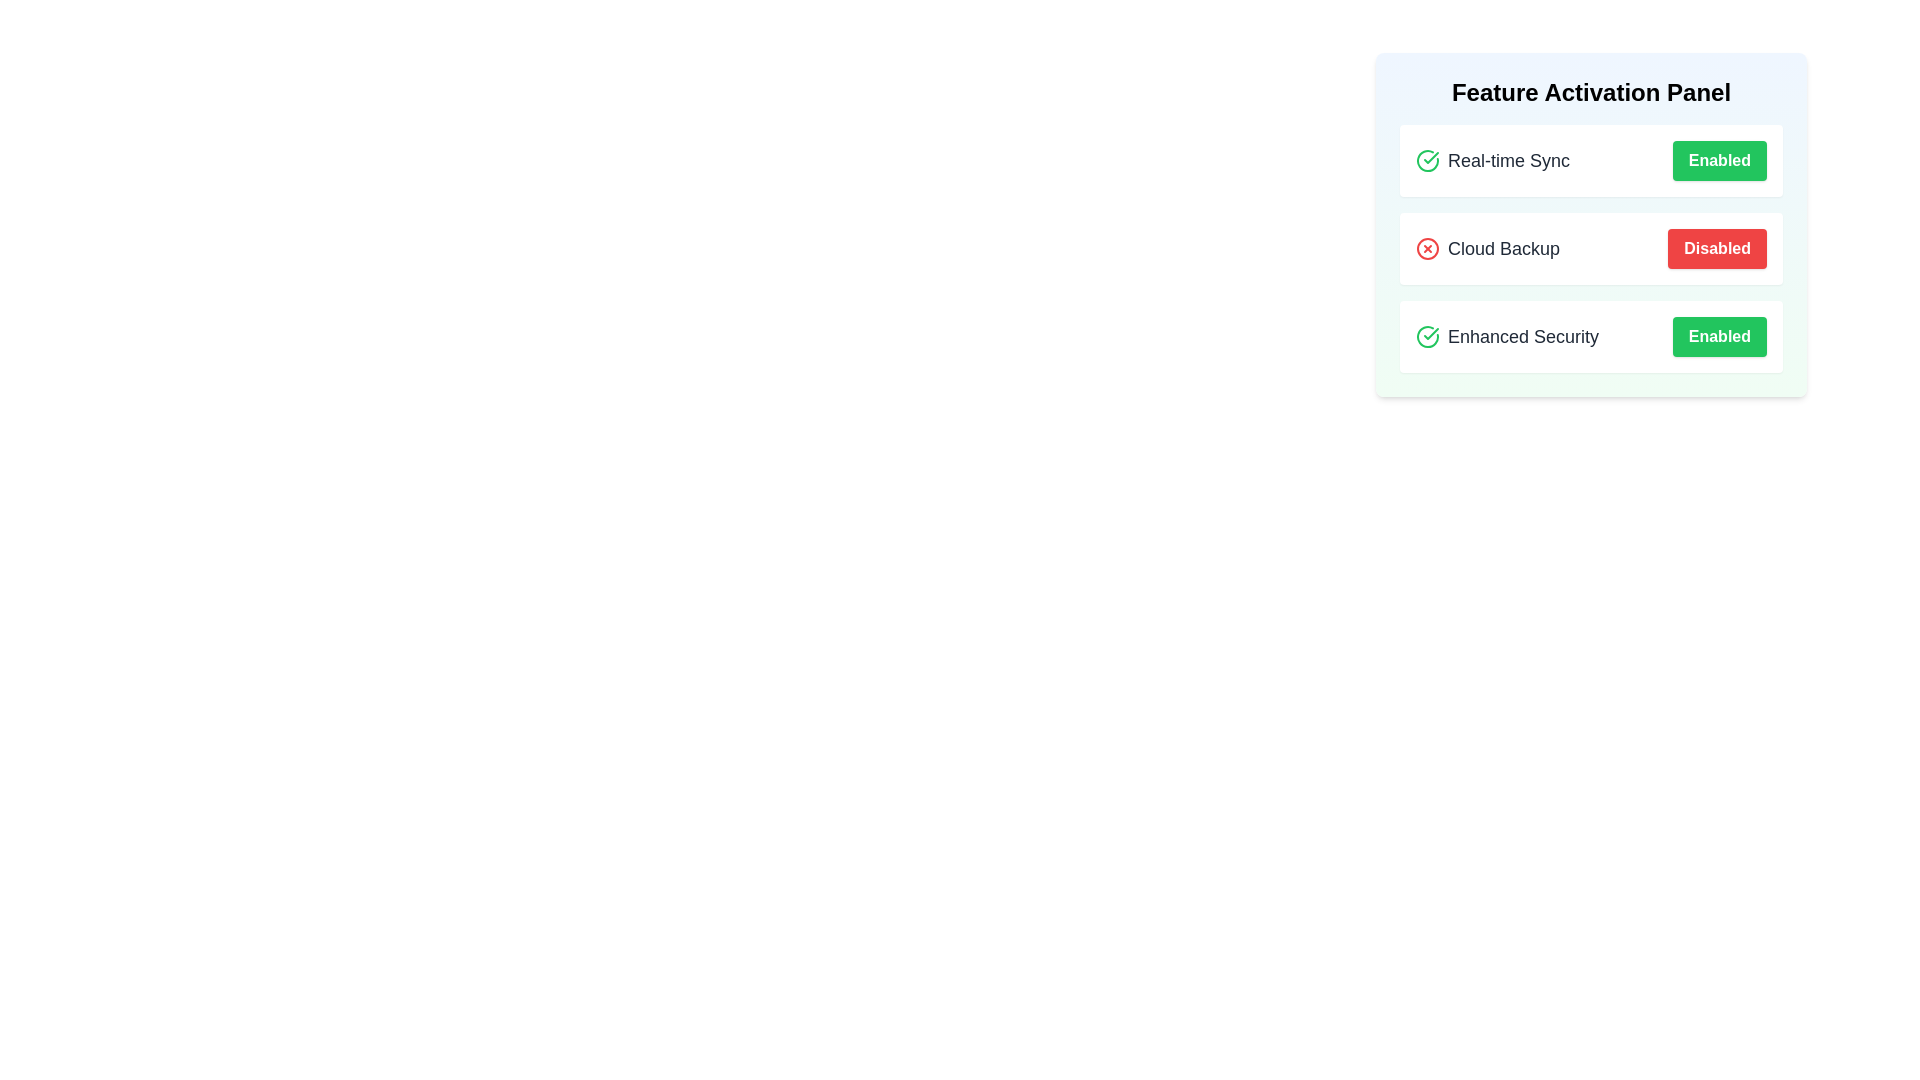 The width and height of the screenshot is (1920, 1080). I want to click on the 'Enhanced Security' button to toggle its state, so click(1718, 335).